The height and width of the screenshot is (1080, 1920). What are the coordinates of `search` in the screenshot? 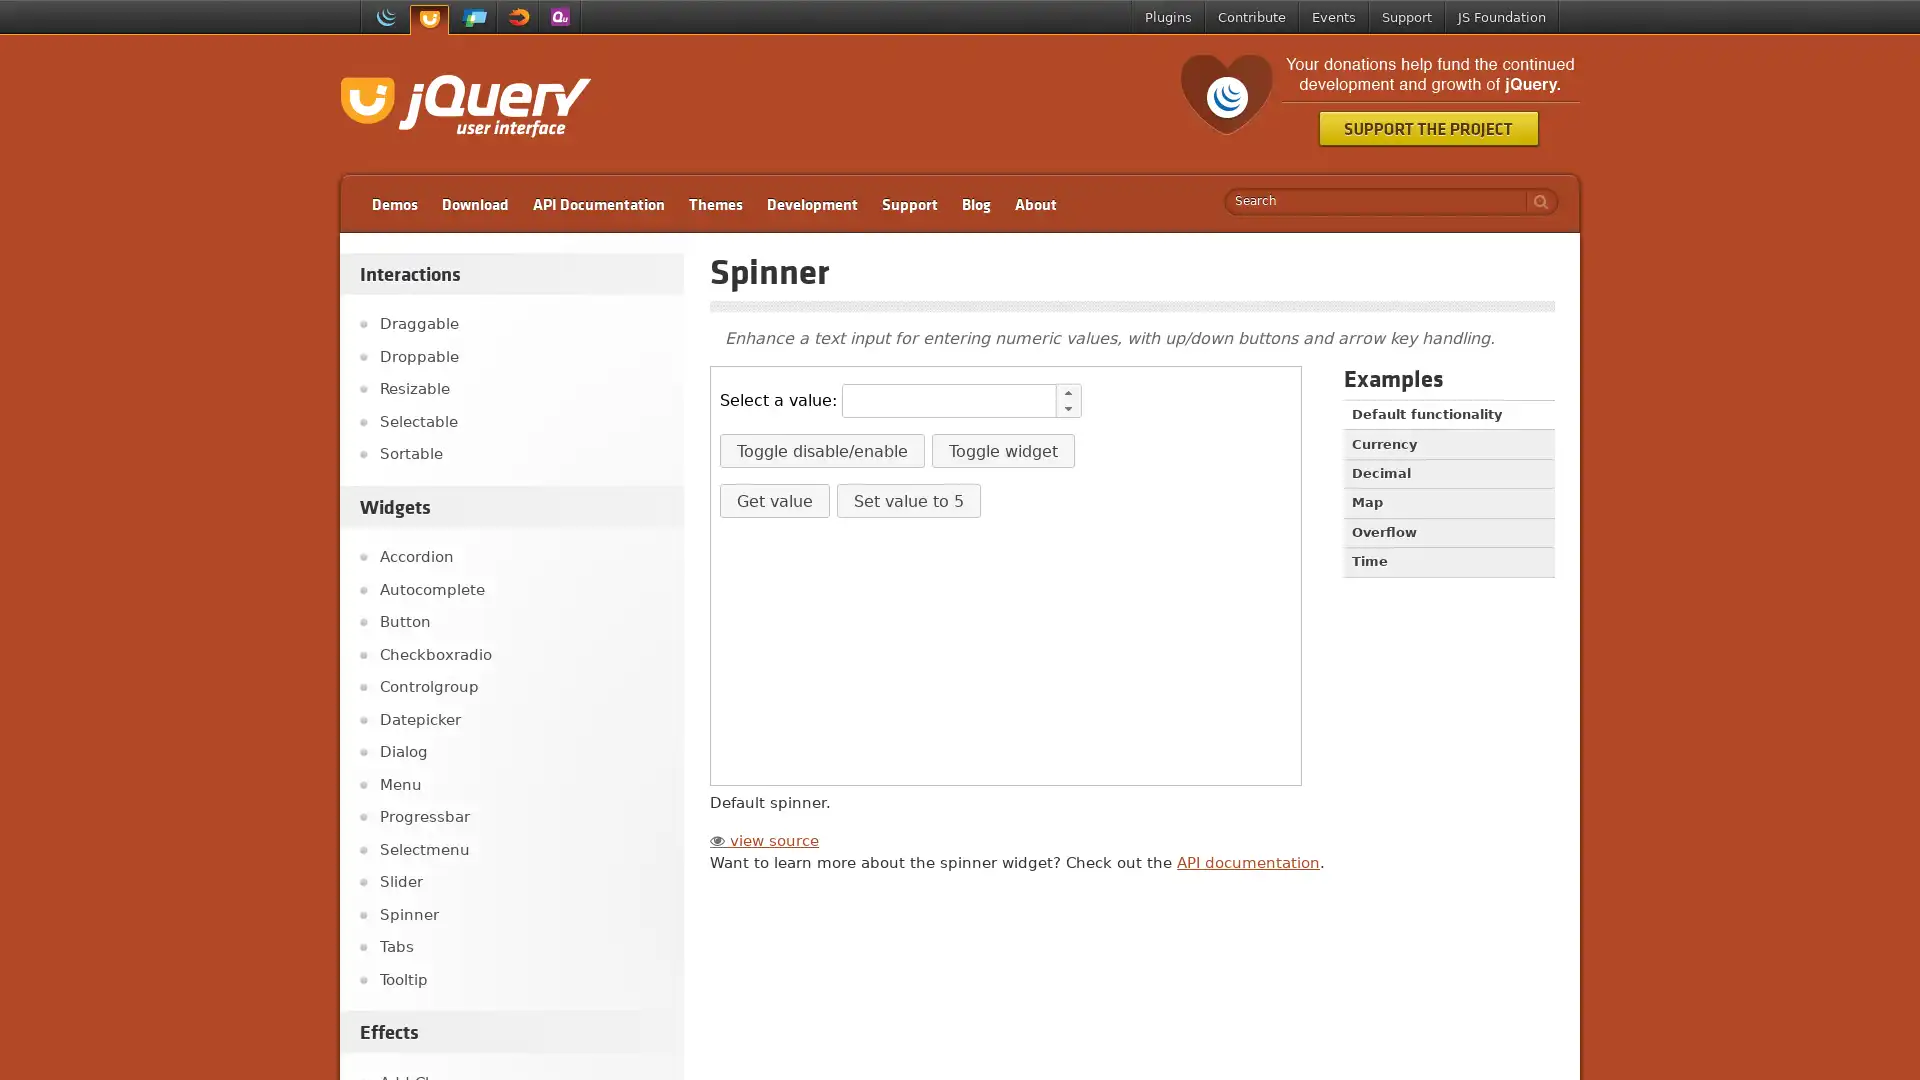 It's located at (1535, 201).